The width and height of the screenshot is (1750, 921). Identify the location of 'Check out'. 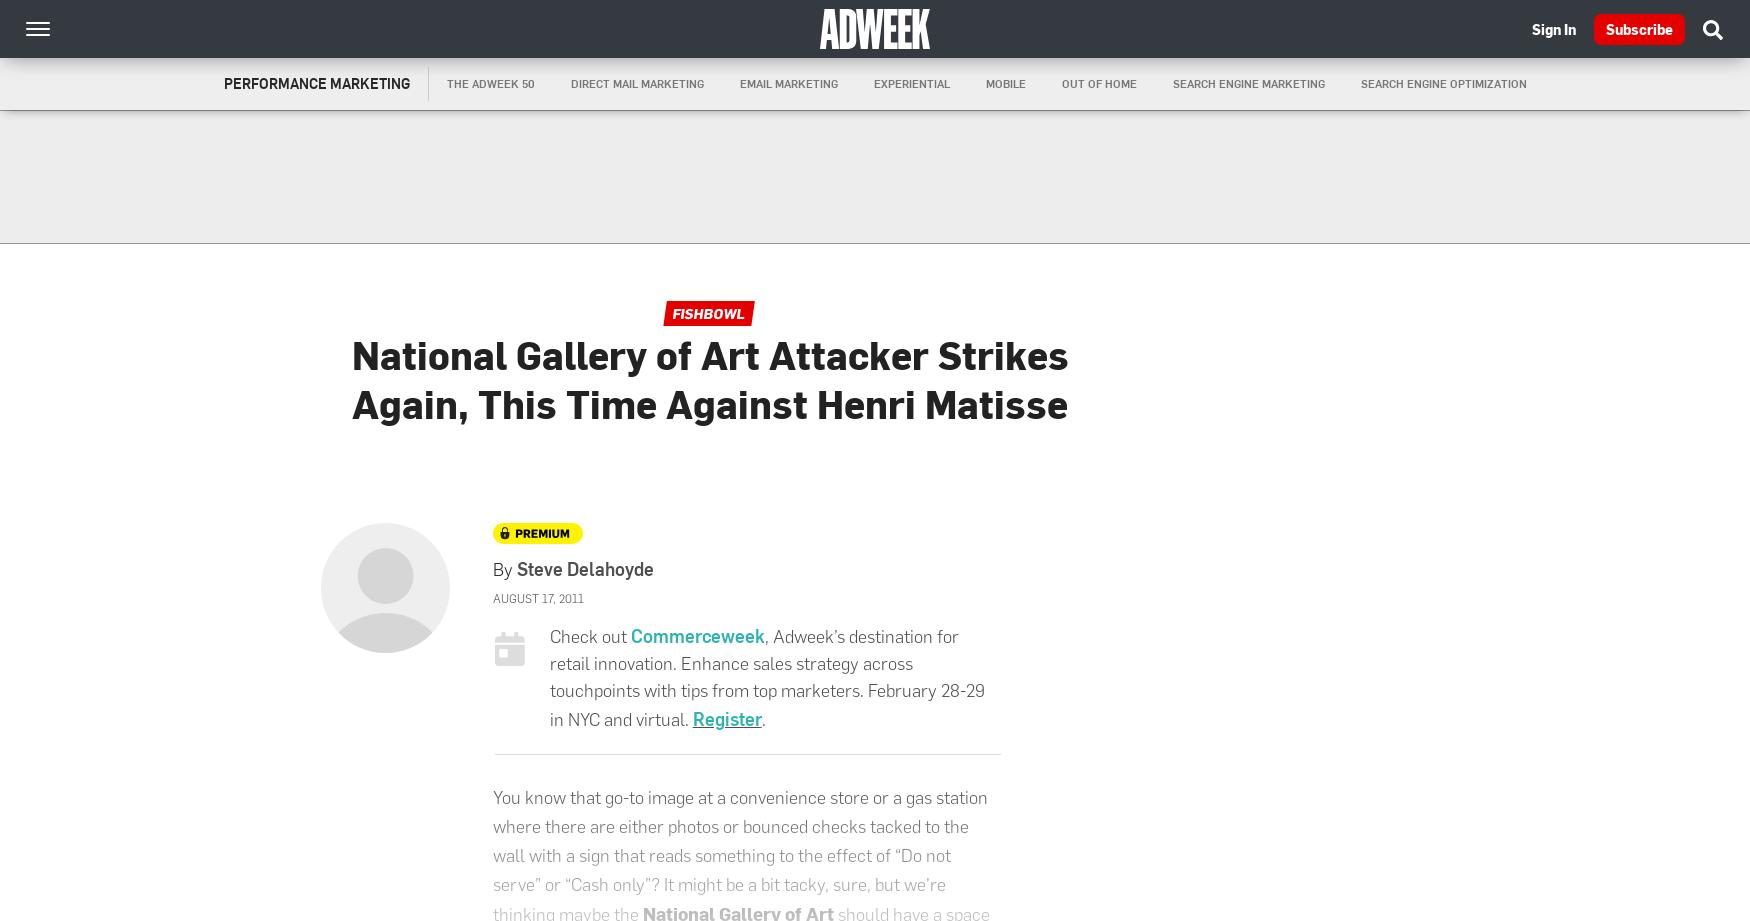
(547, 636).